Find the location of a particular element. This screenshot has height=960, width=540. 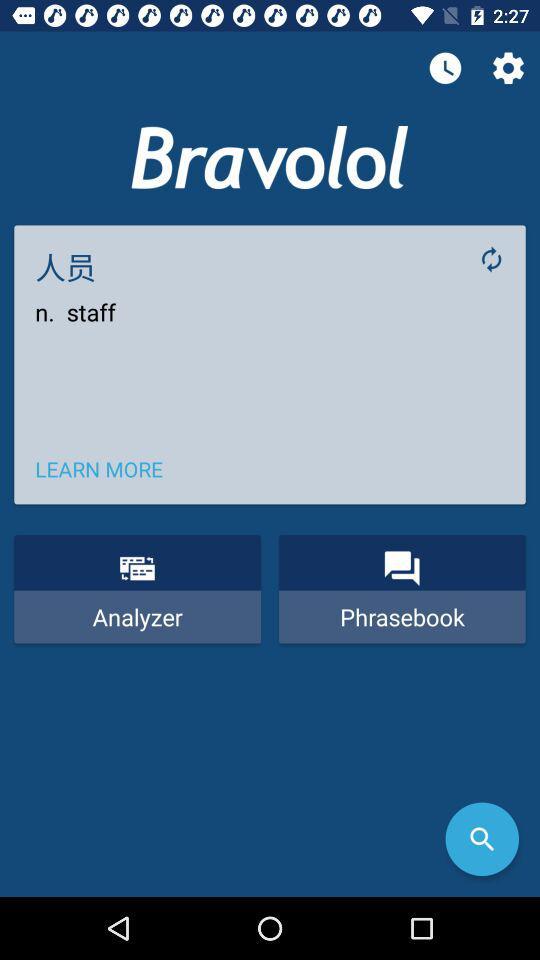

the search icon is located at coordinates (481, 839).